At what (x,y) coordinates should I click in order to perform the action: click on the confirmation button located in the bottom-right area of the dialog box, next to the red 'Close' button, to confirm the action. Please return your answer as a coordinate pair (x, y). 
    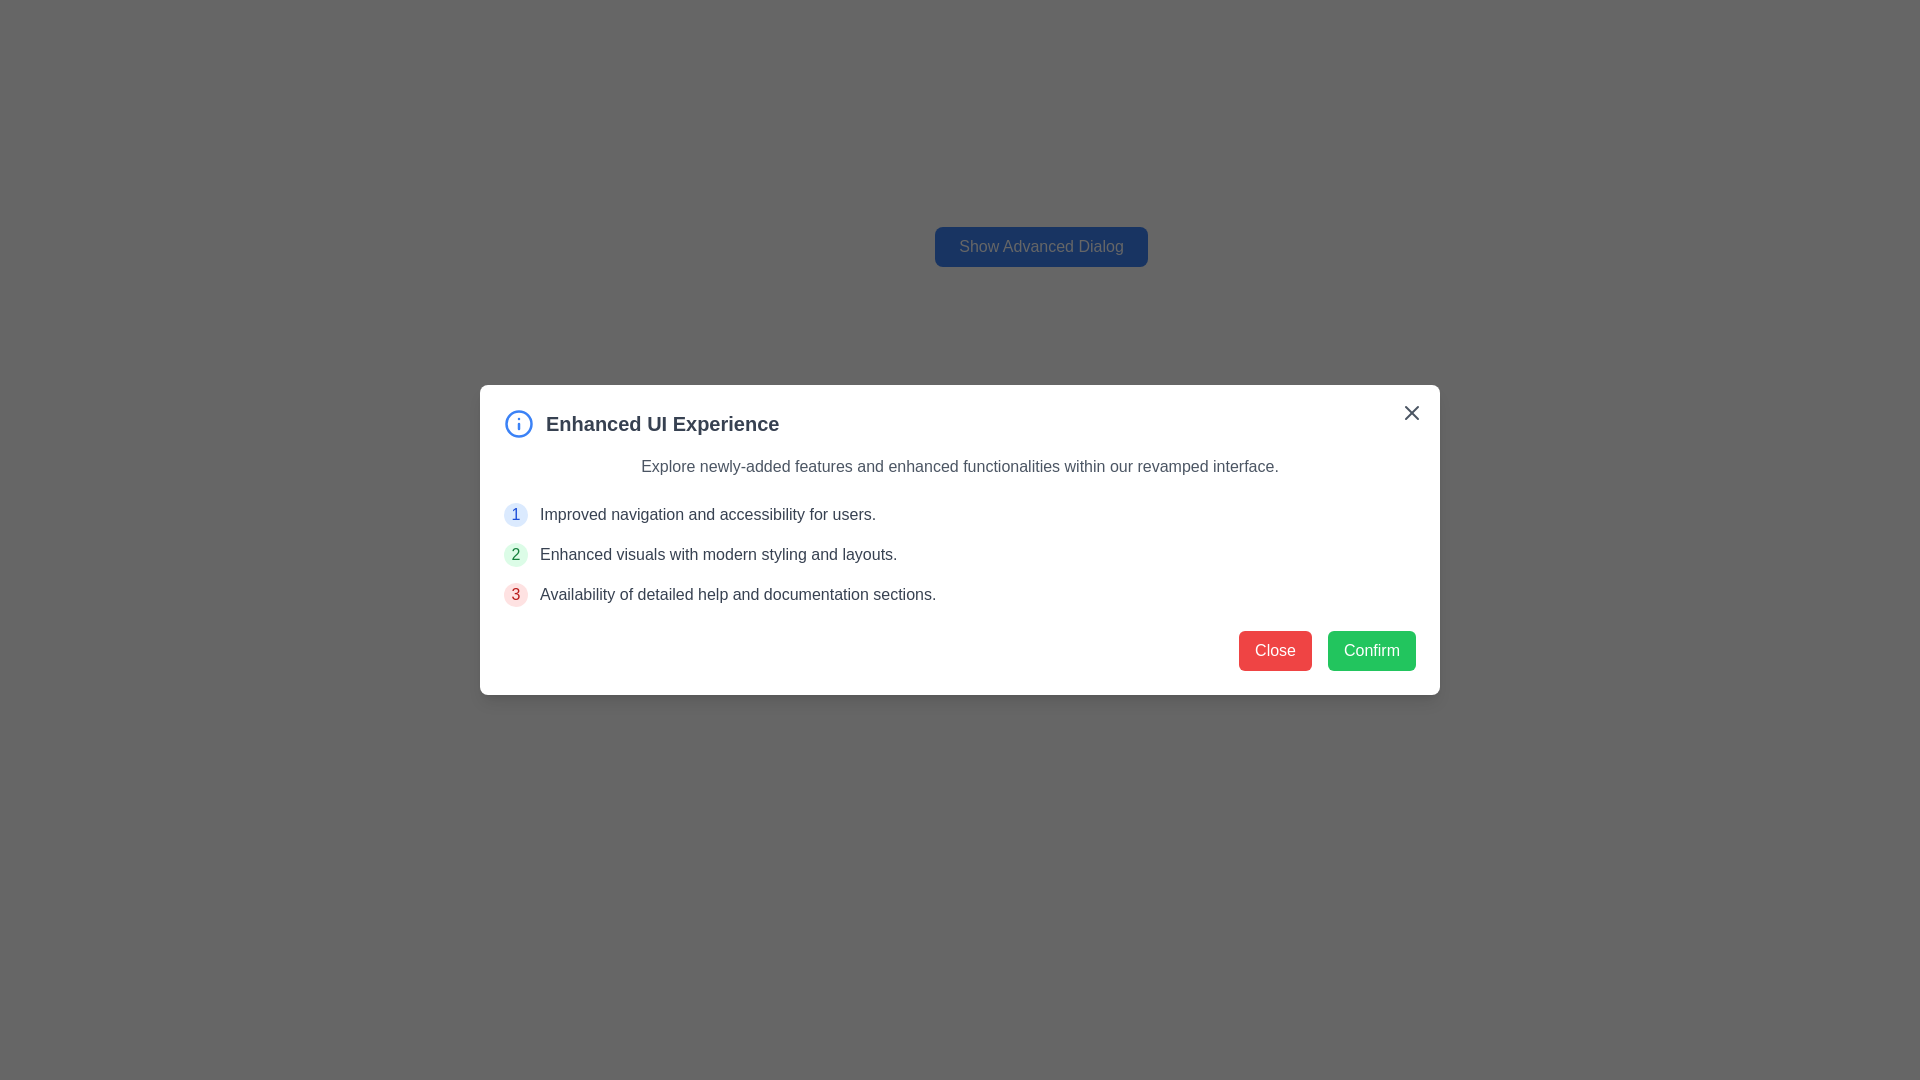
    Looking at the image, I should click on (1371, 651).